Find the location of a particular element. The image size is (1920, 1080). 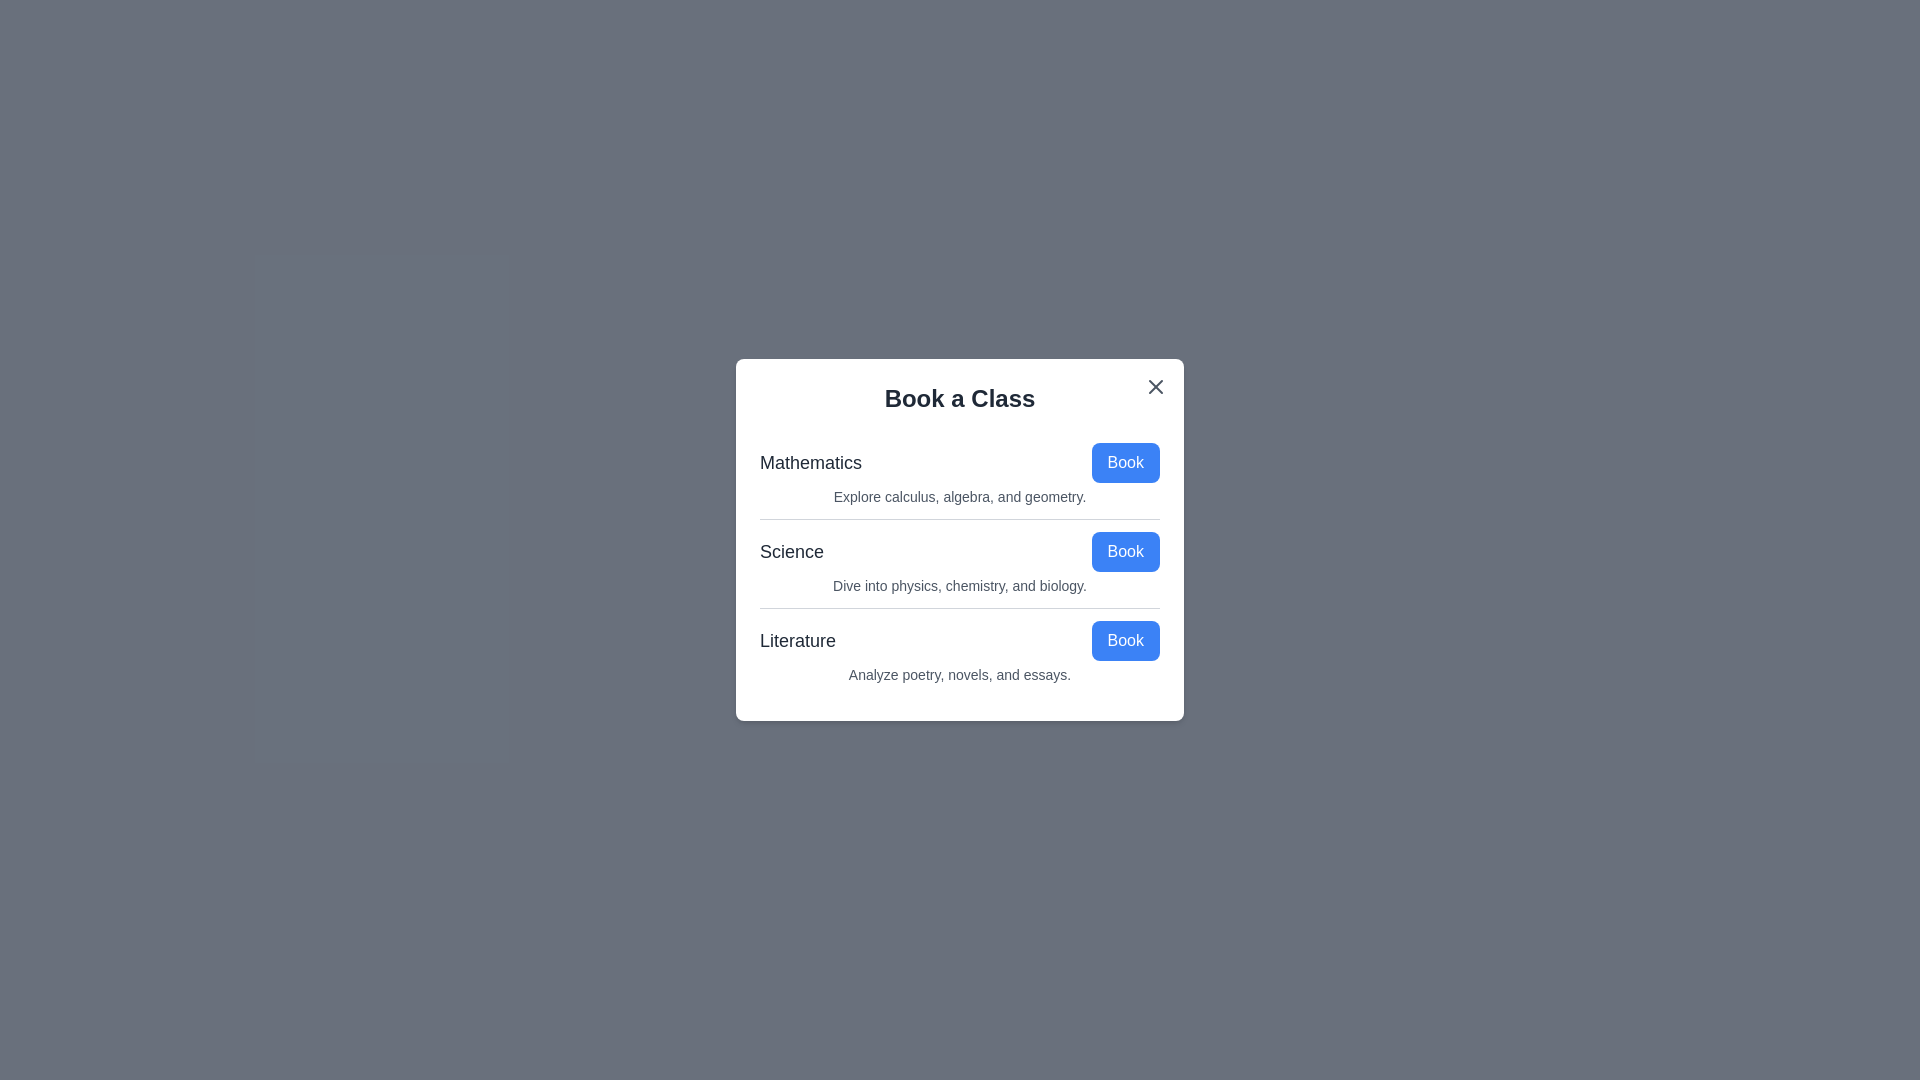

the description of Literature to examine it is located at coordinates (960, 675).